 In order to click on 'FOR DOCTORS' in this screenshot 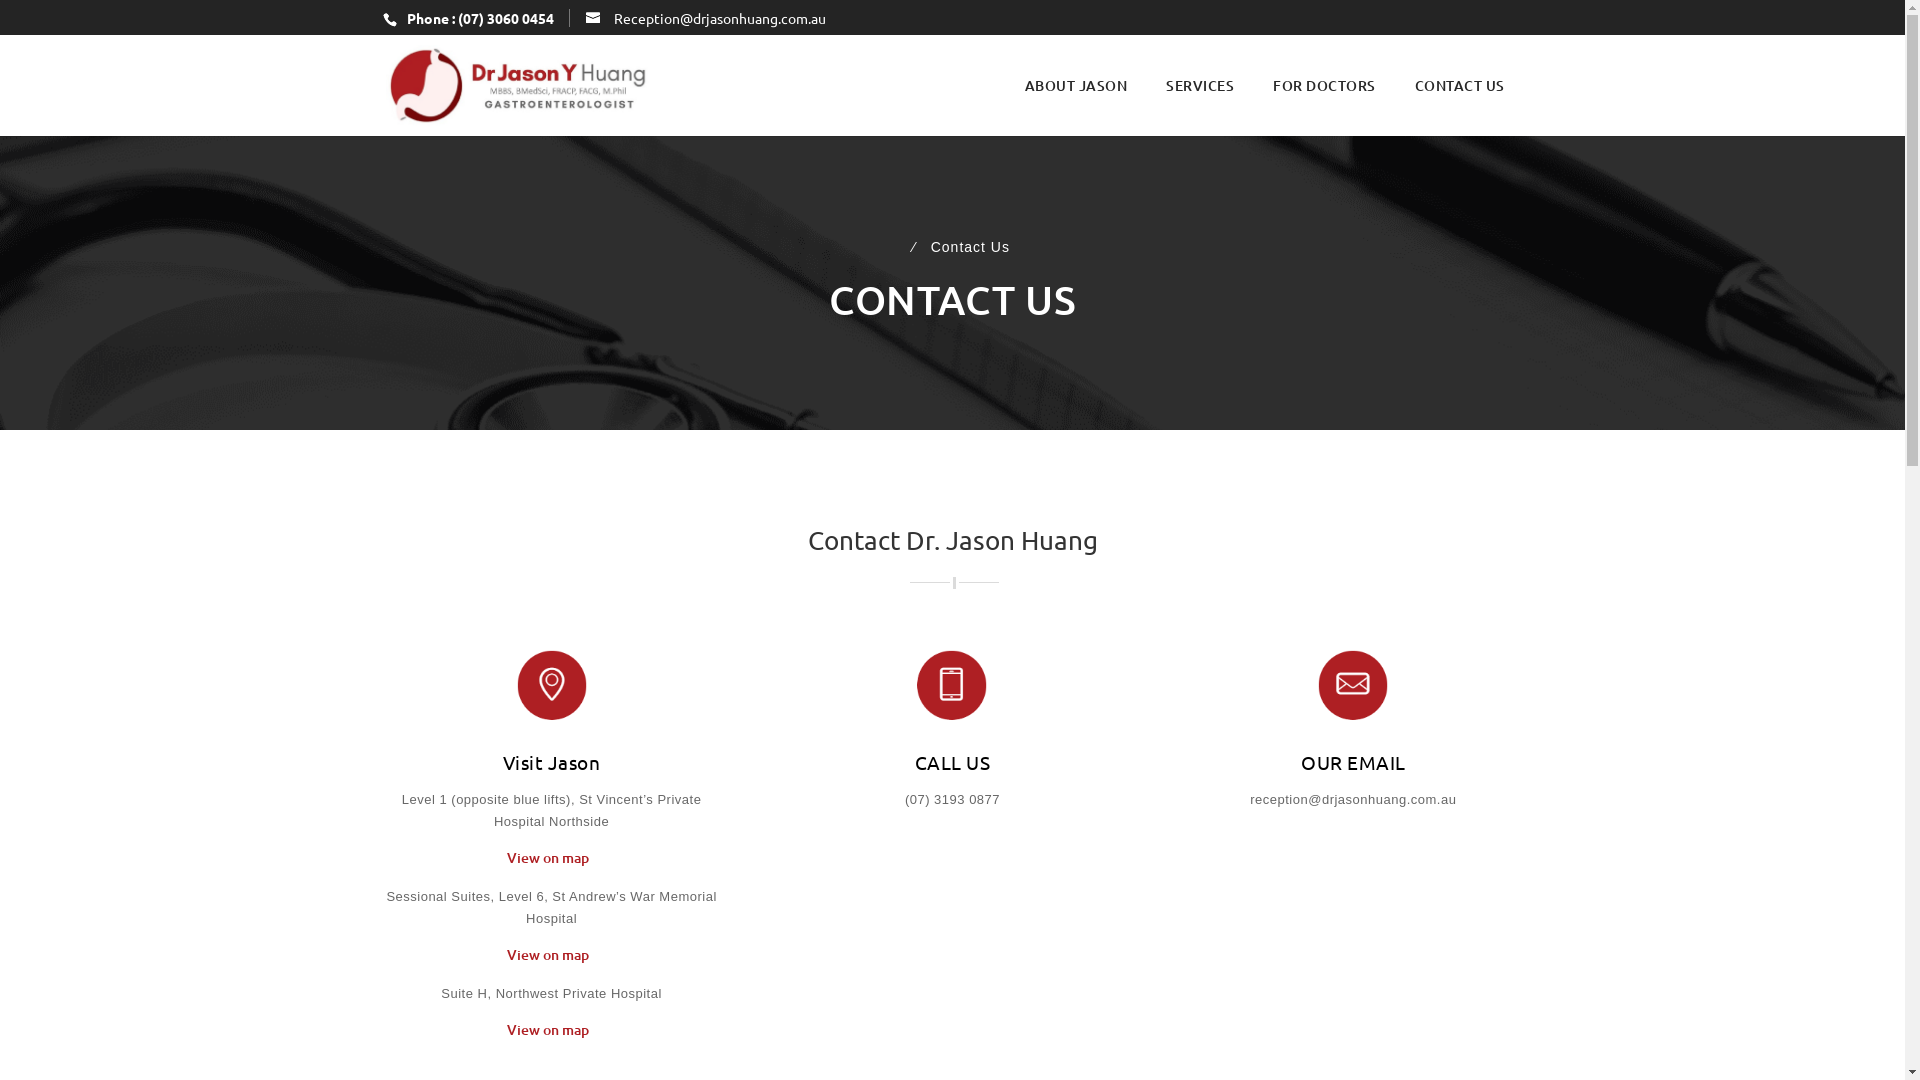, I will do `click(1324, 84)`.